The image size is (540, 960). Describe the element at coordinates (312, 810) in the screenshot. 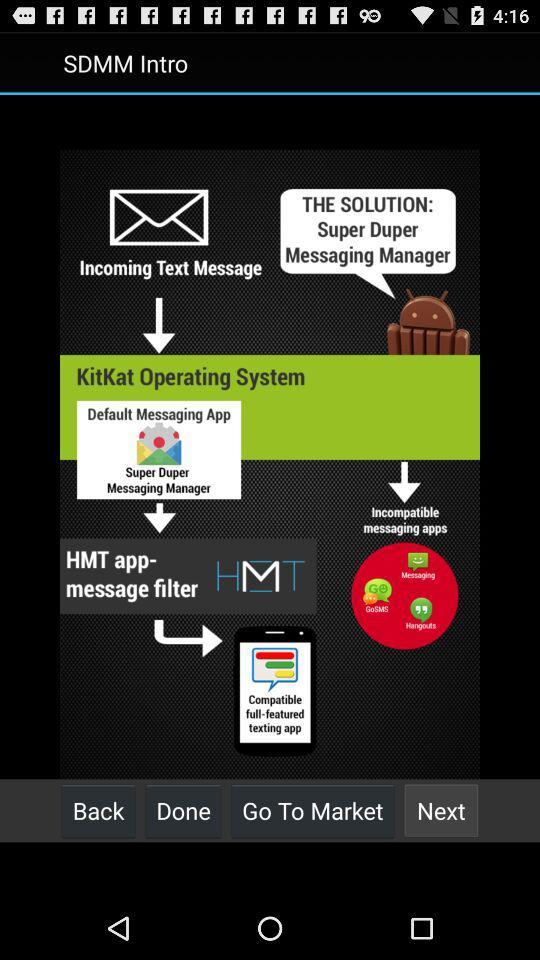

I see `the go to market` at that location.